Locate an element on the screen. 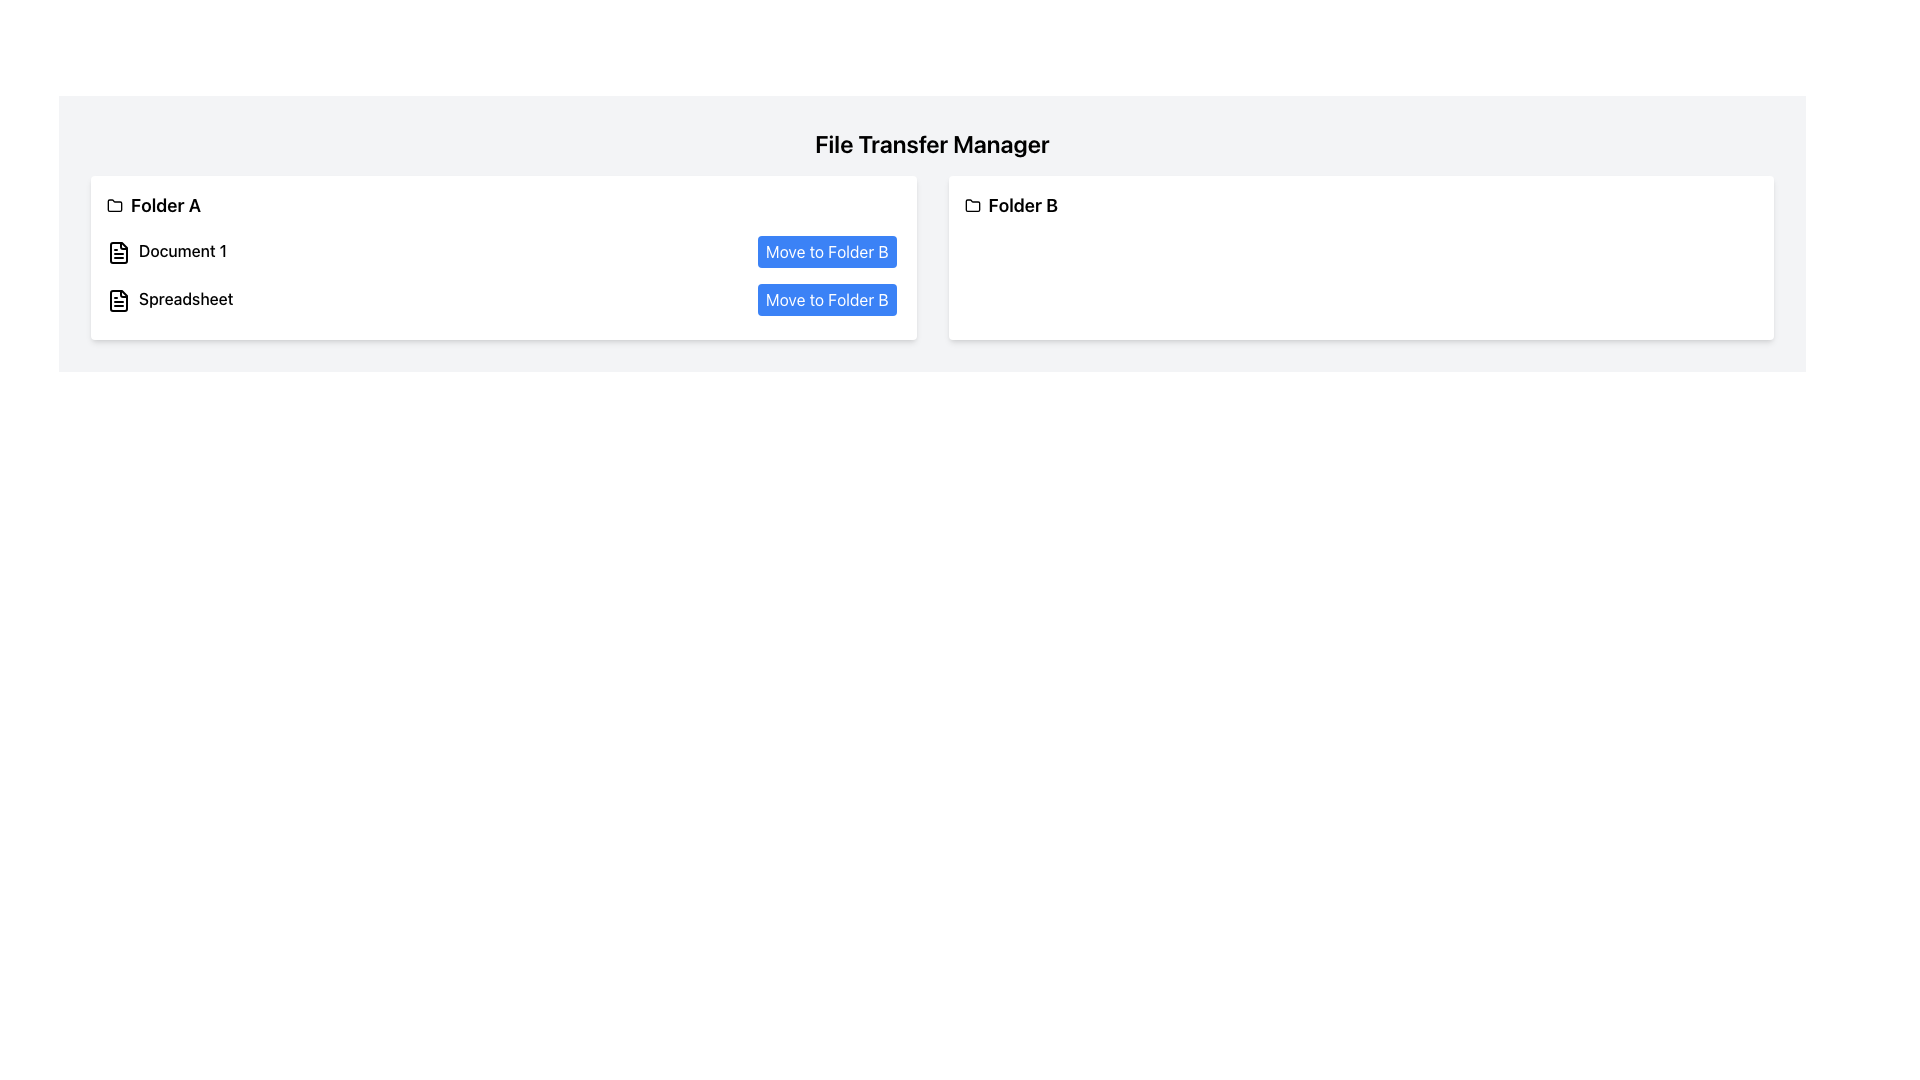 The height and width of the screenshot is (1080, 1920). the document icon located below the 'Document 1' entry and above the 'Spreadsheet' entry in the left panel labeled 'Folder A' is located at coordinates (118, 300).